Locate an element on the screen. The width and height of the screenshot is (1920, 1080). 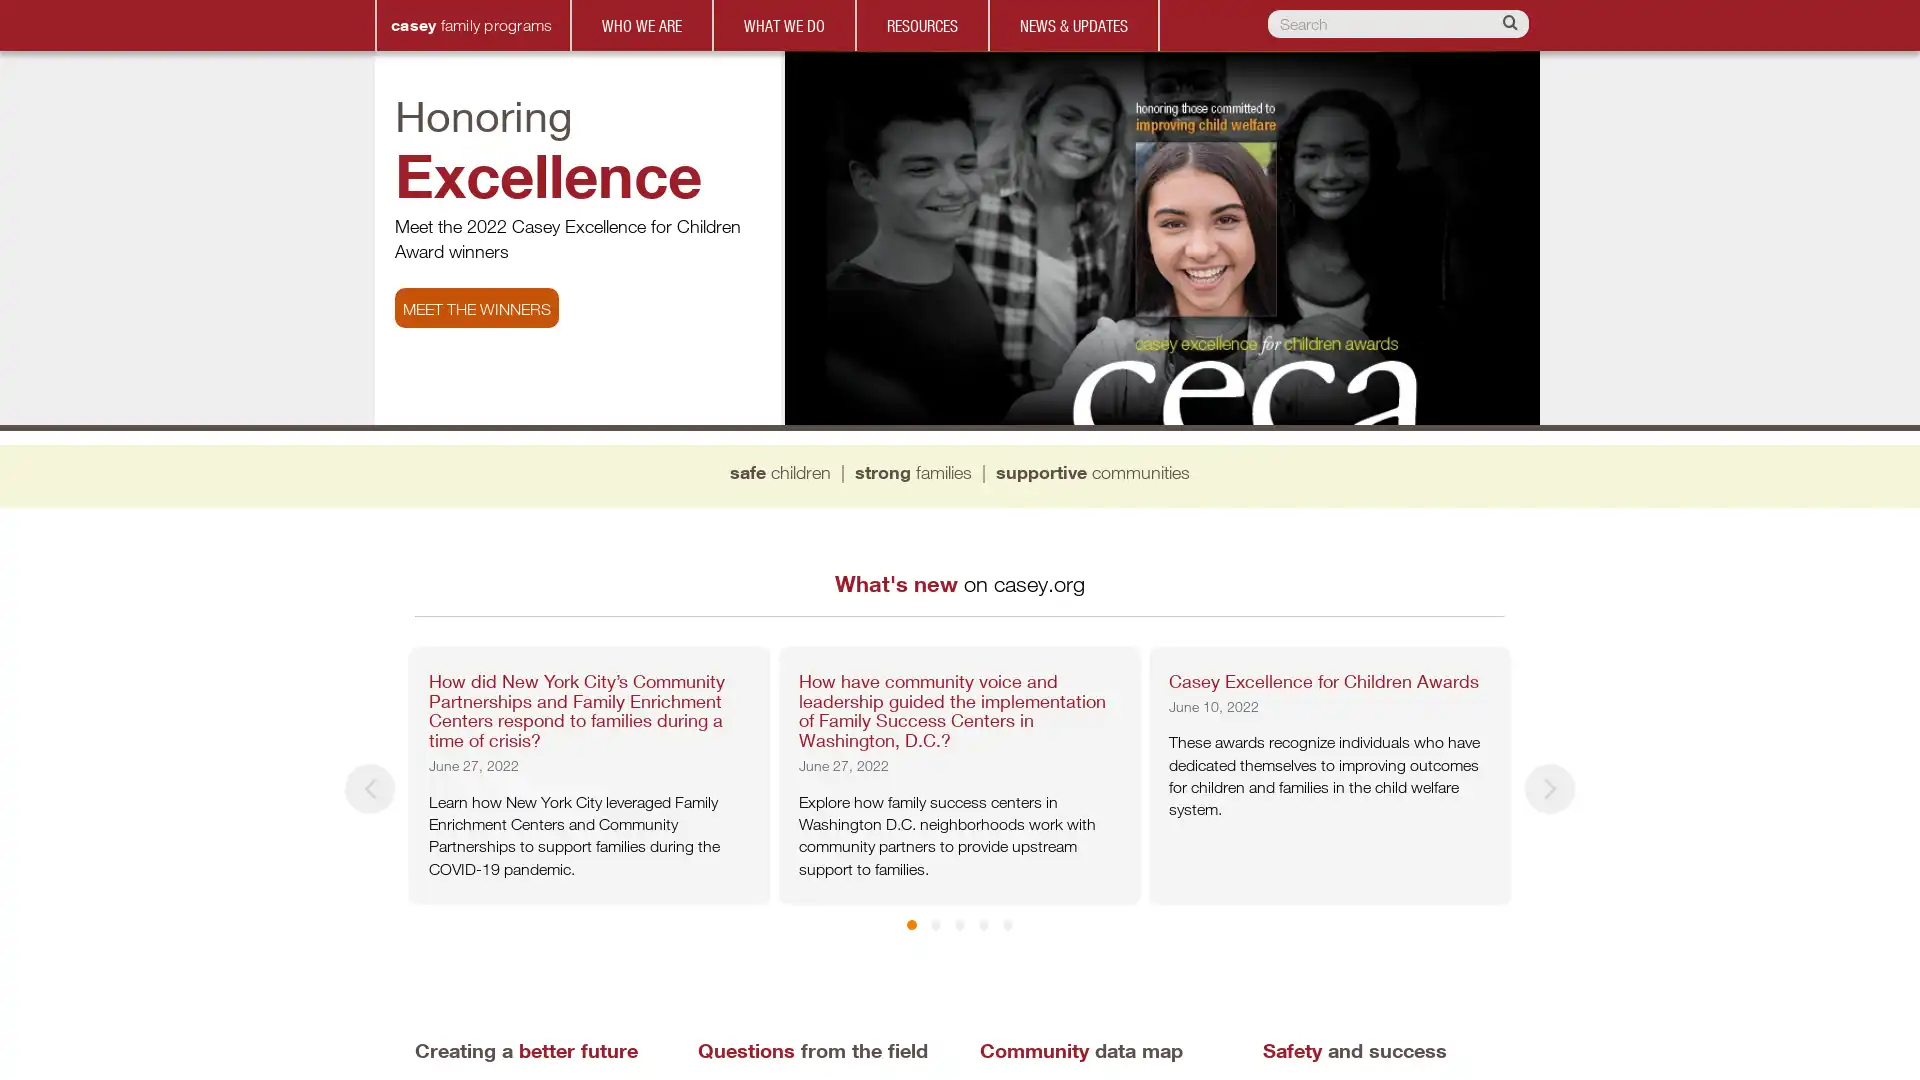
Slide group 3 is located at coordinates (971, 925).